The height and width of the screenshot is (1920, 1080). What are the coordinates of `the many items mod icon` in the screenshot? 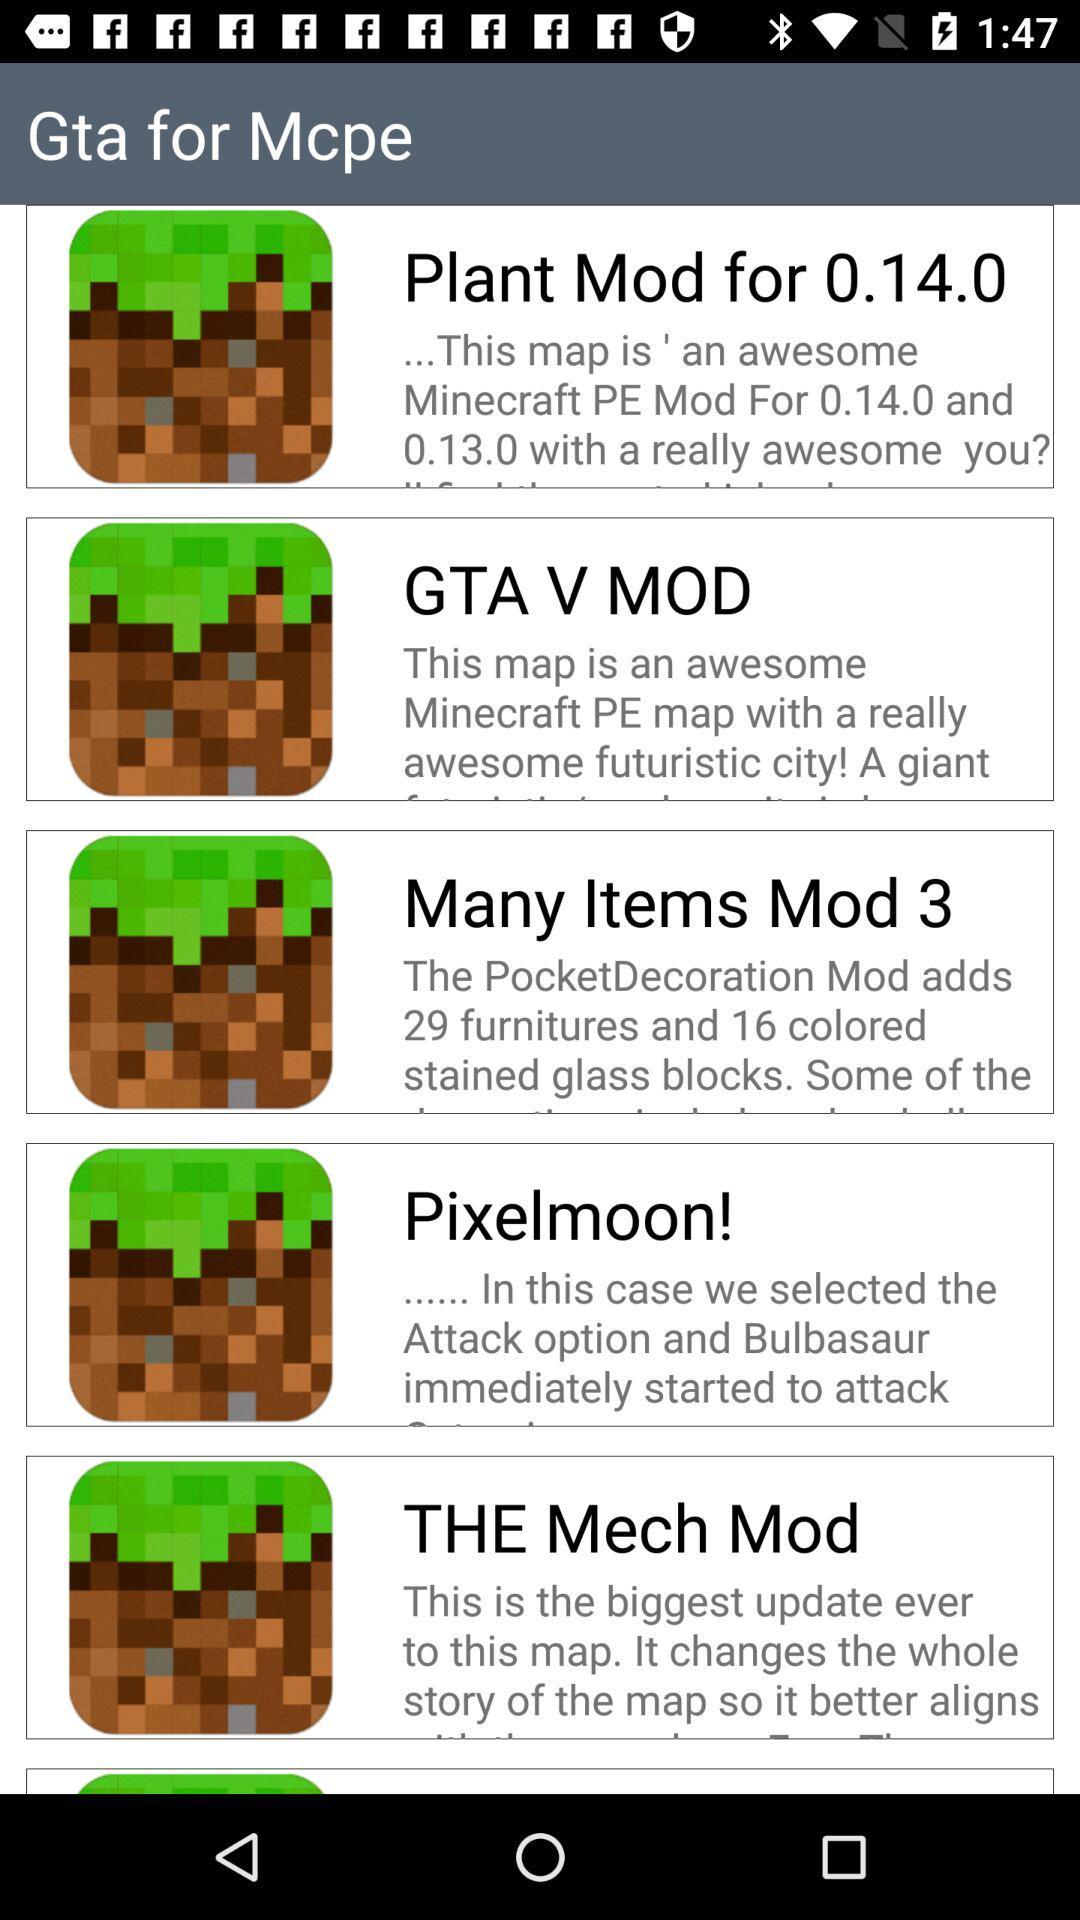 It's located at (685, 900).